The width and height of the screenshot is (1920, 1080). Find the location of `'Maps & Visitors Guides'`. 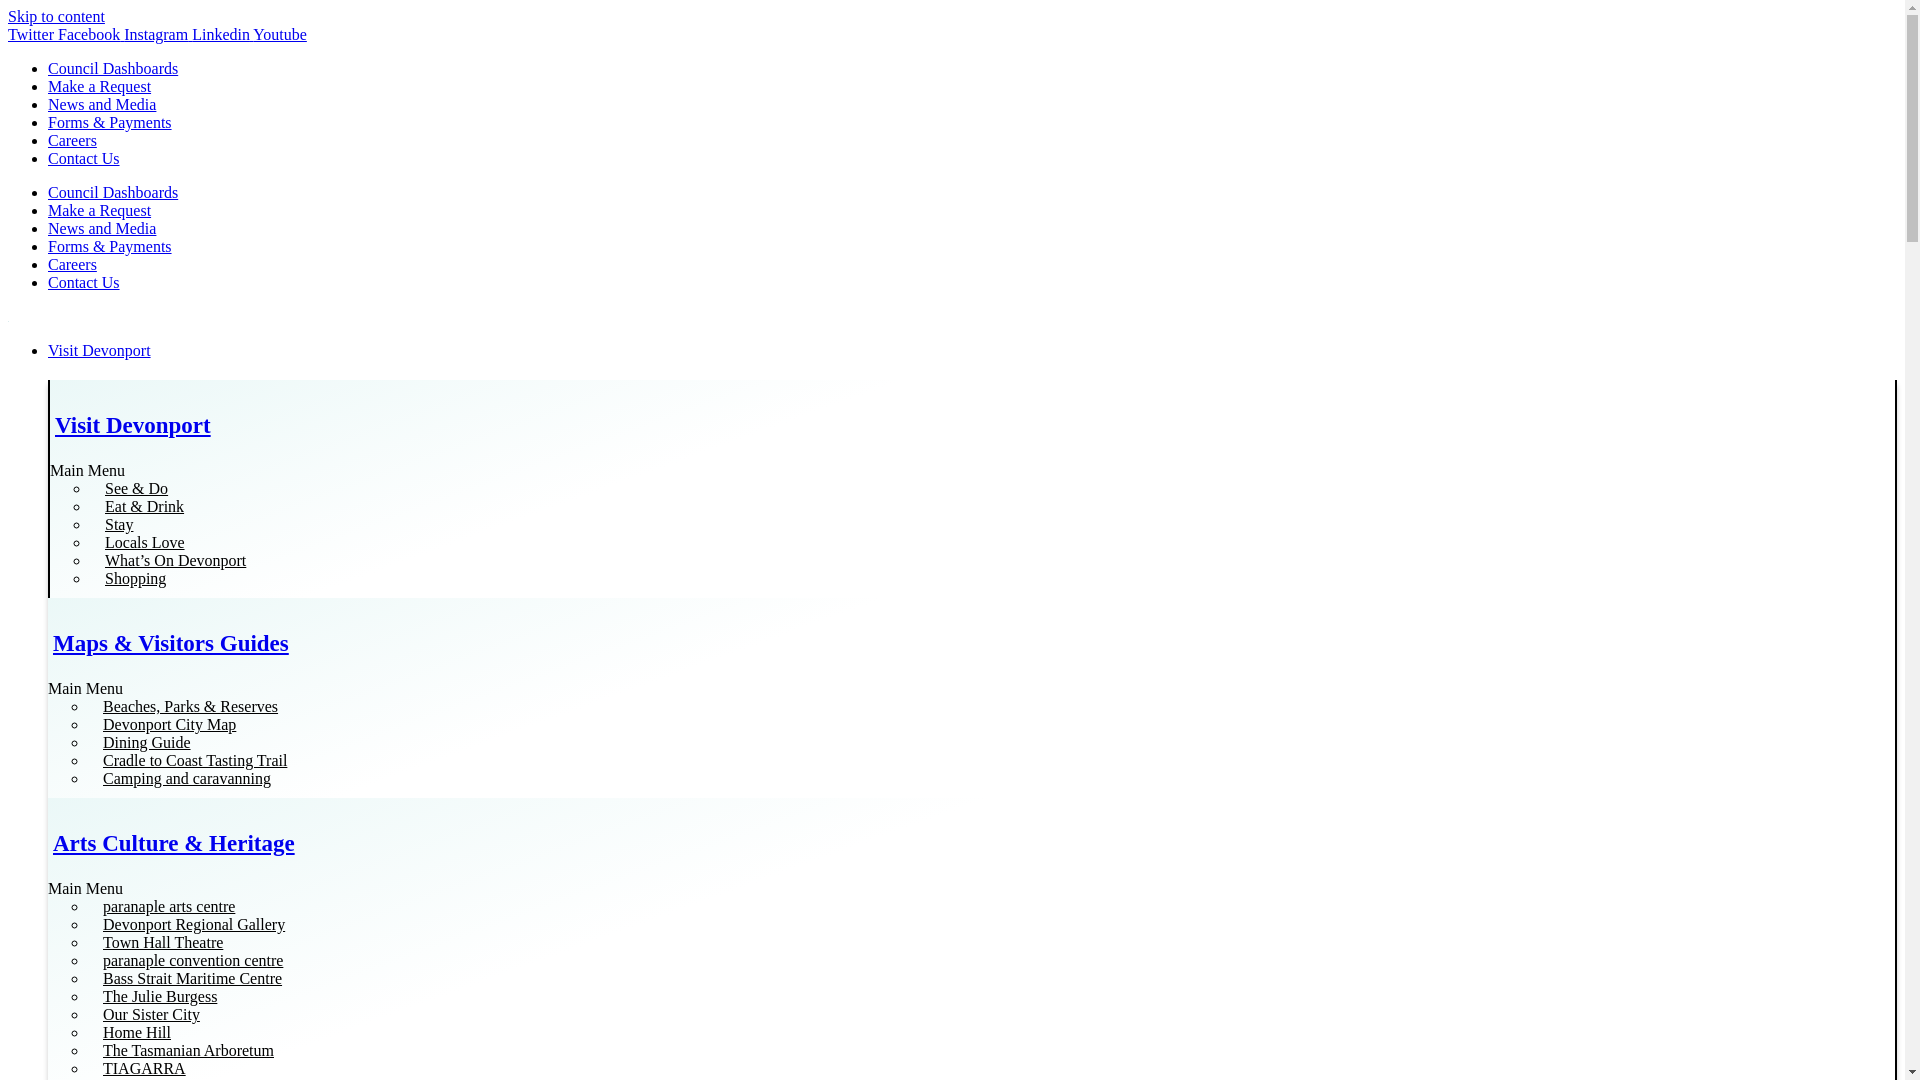

'Maps & Visitors Guides' is located at coordinates (52, 643).